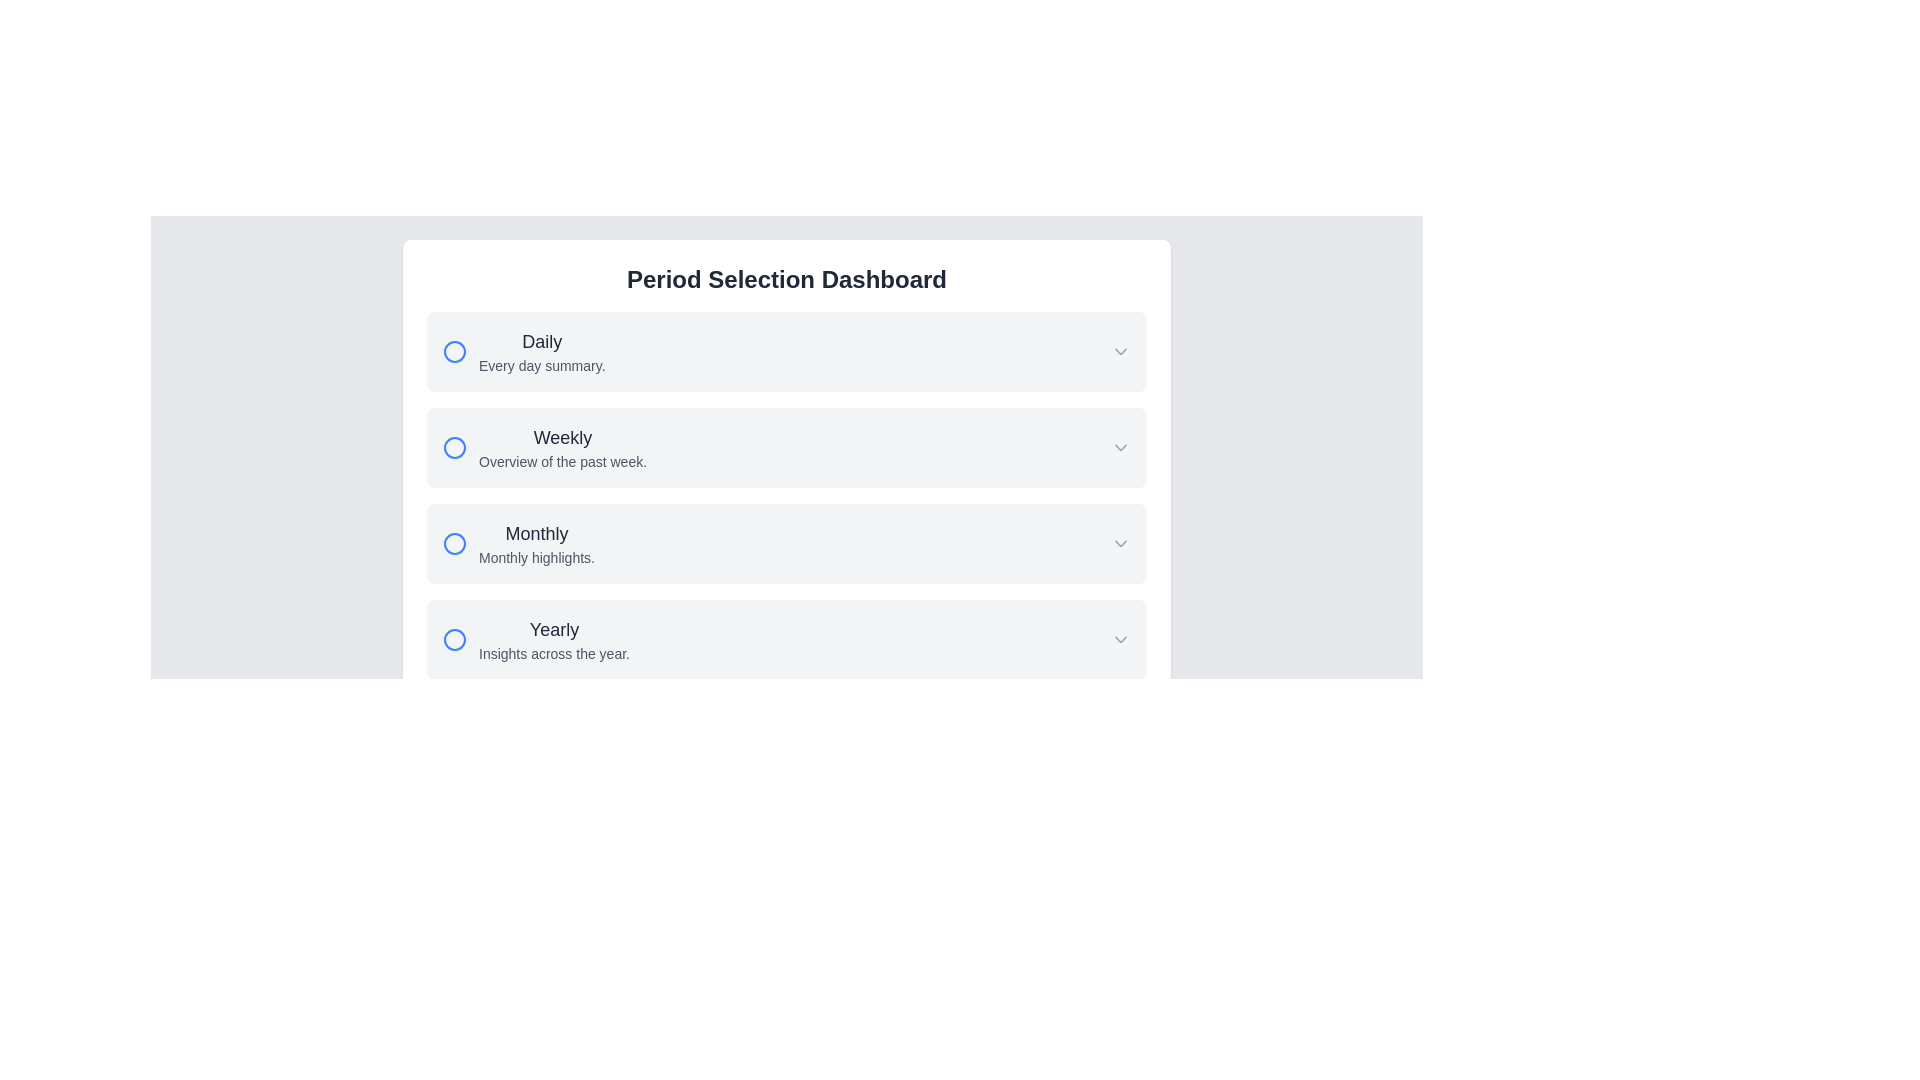 This screenshot has height=1080, width=1920. Describe the element at coordinates (786, 543) in the screenshot. I see `the third selectable list item for the 'Monthly' period, which is located between the 'Weekly' and 'Yearly' options` at that location.